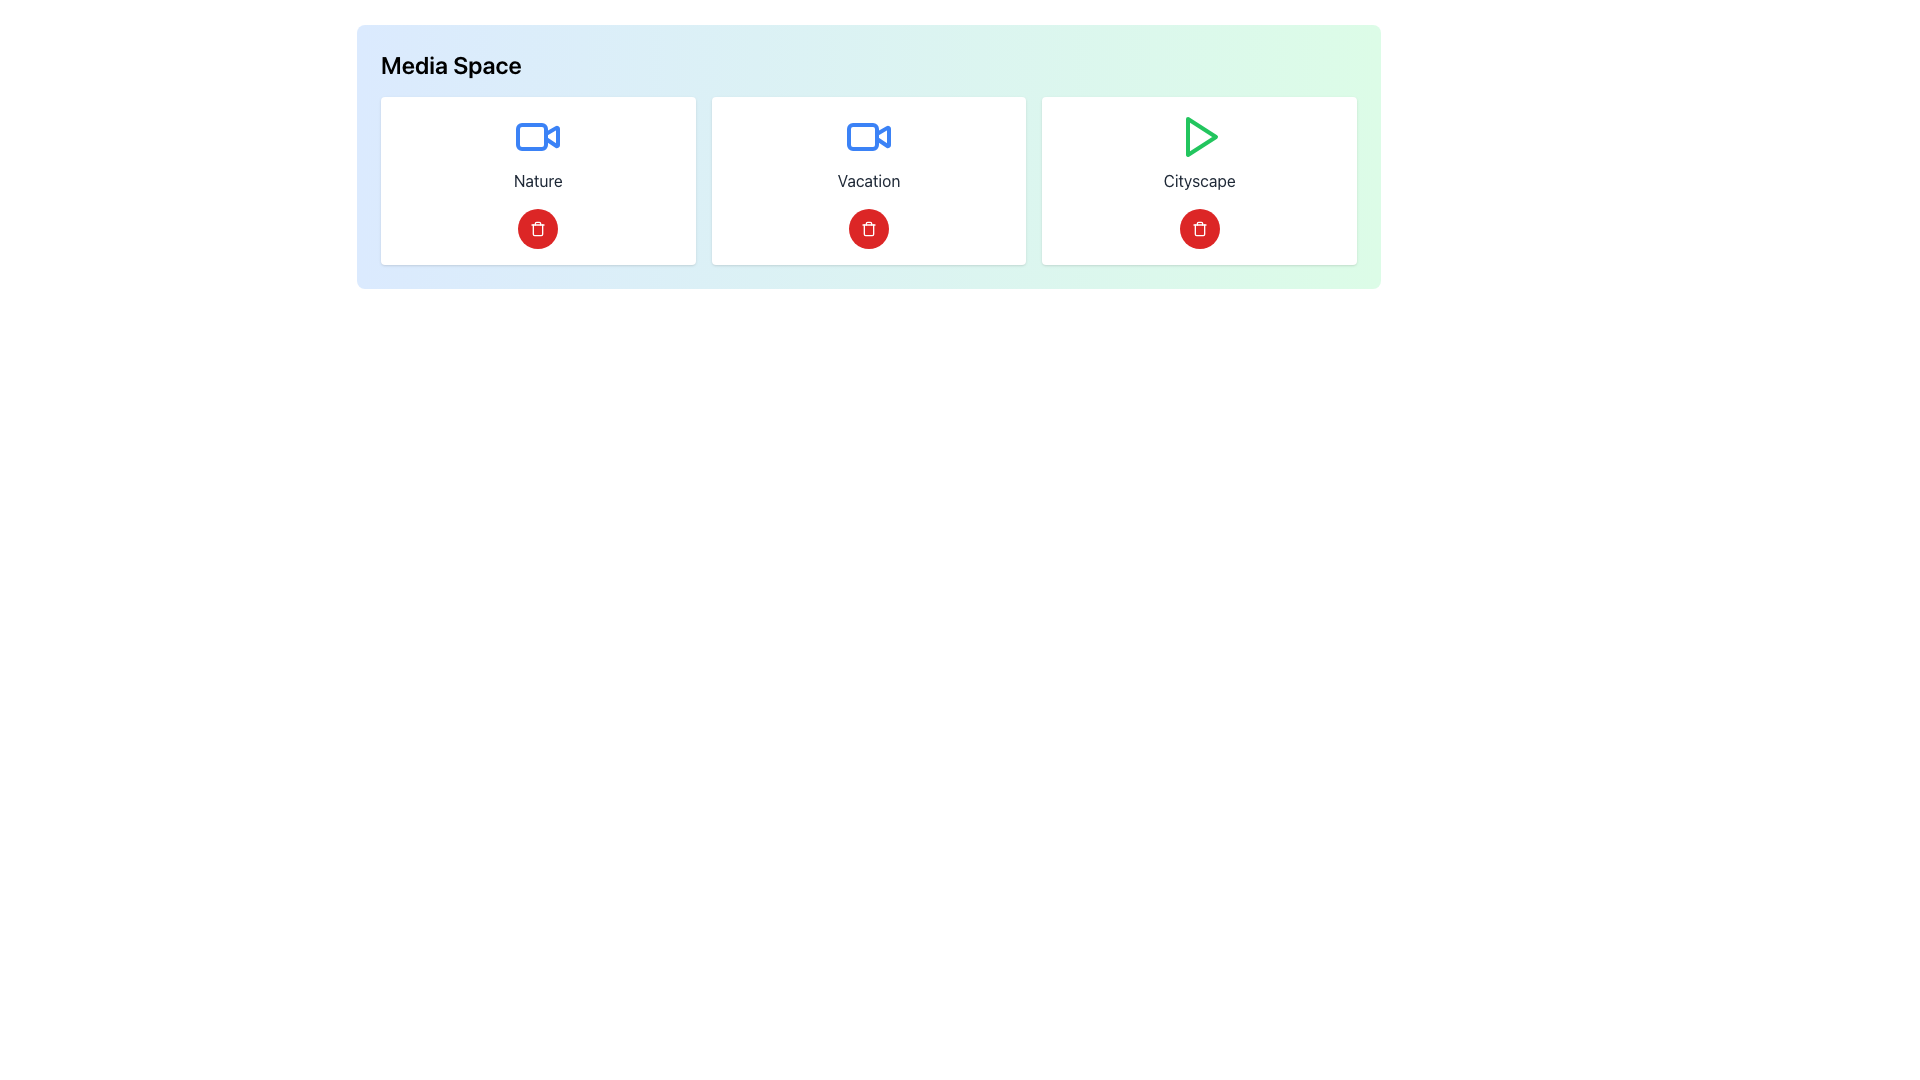 This screenshot has width=1920, height=1080. I want to click on the green triangular-shaped icon resembling a play button located in the rightmost white-bordered box labeled 'Cityscape', so click(1200, 136).